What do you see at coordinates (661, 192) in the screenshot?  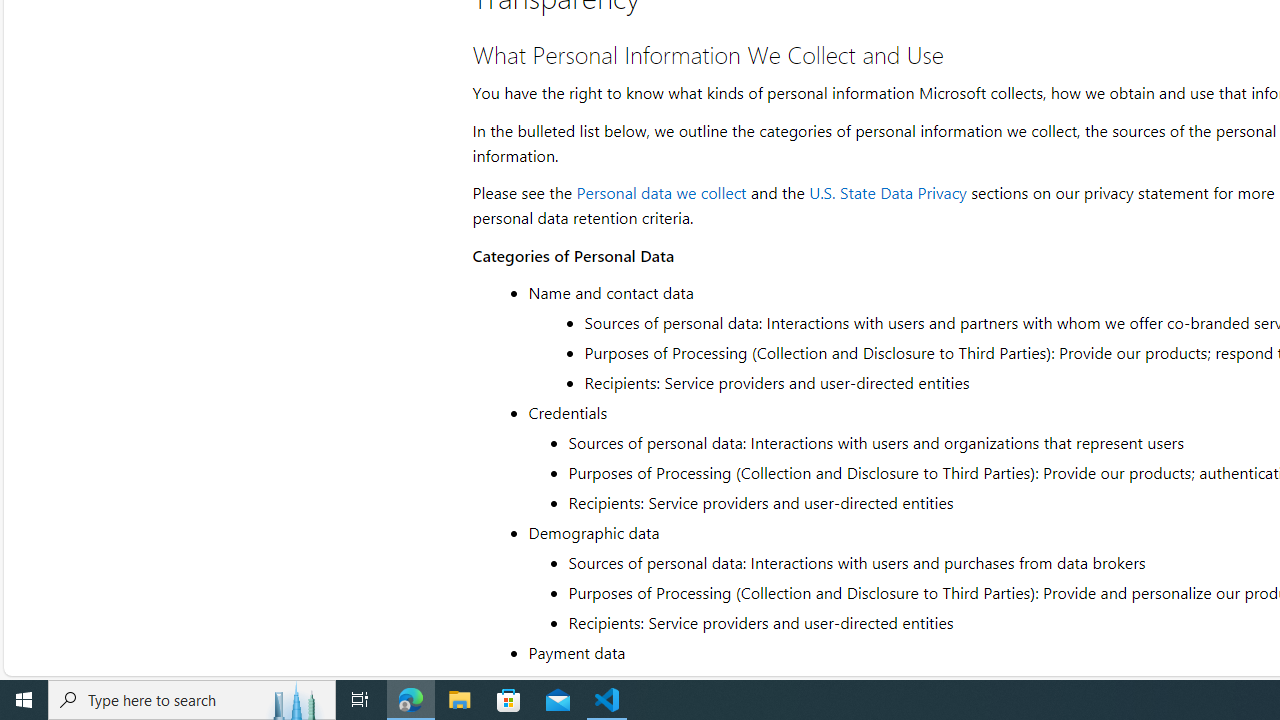 I see `'Personal data we collect'` at bounding box center [661, 192].